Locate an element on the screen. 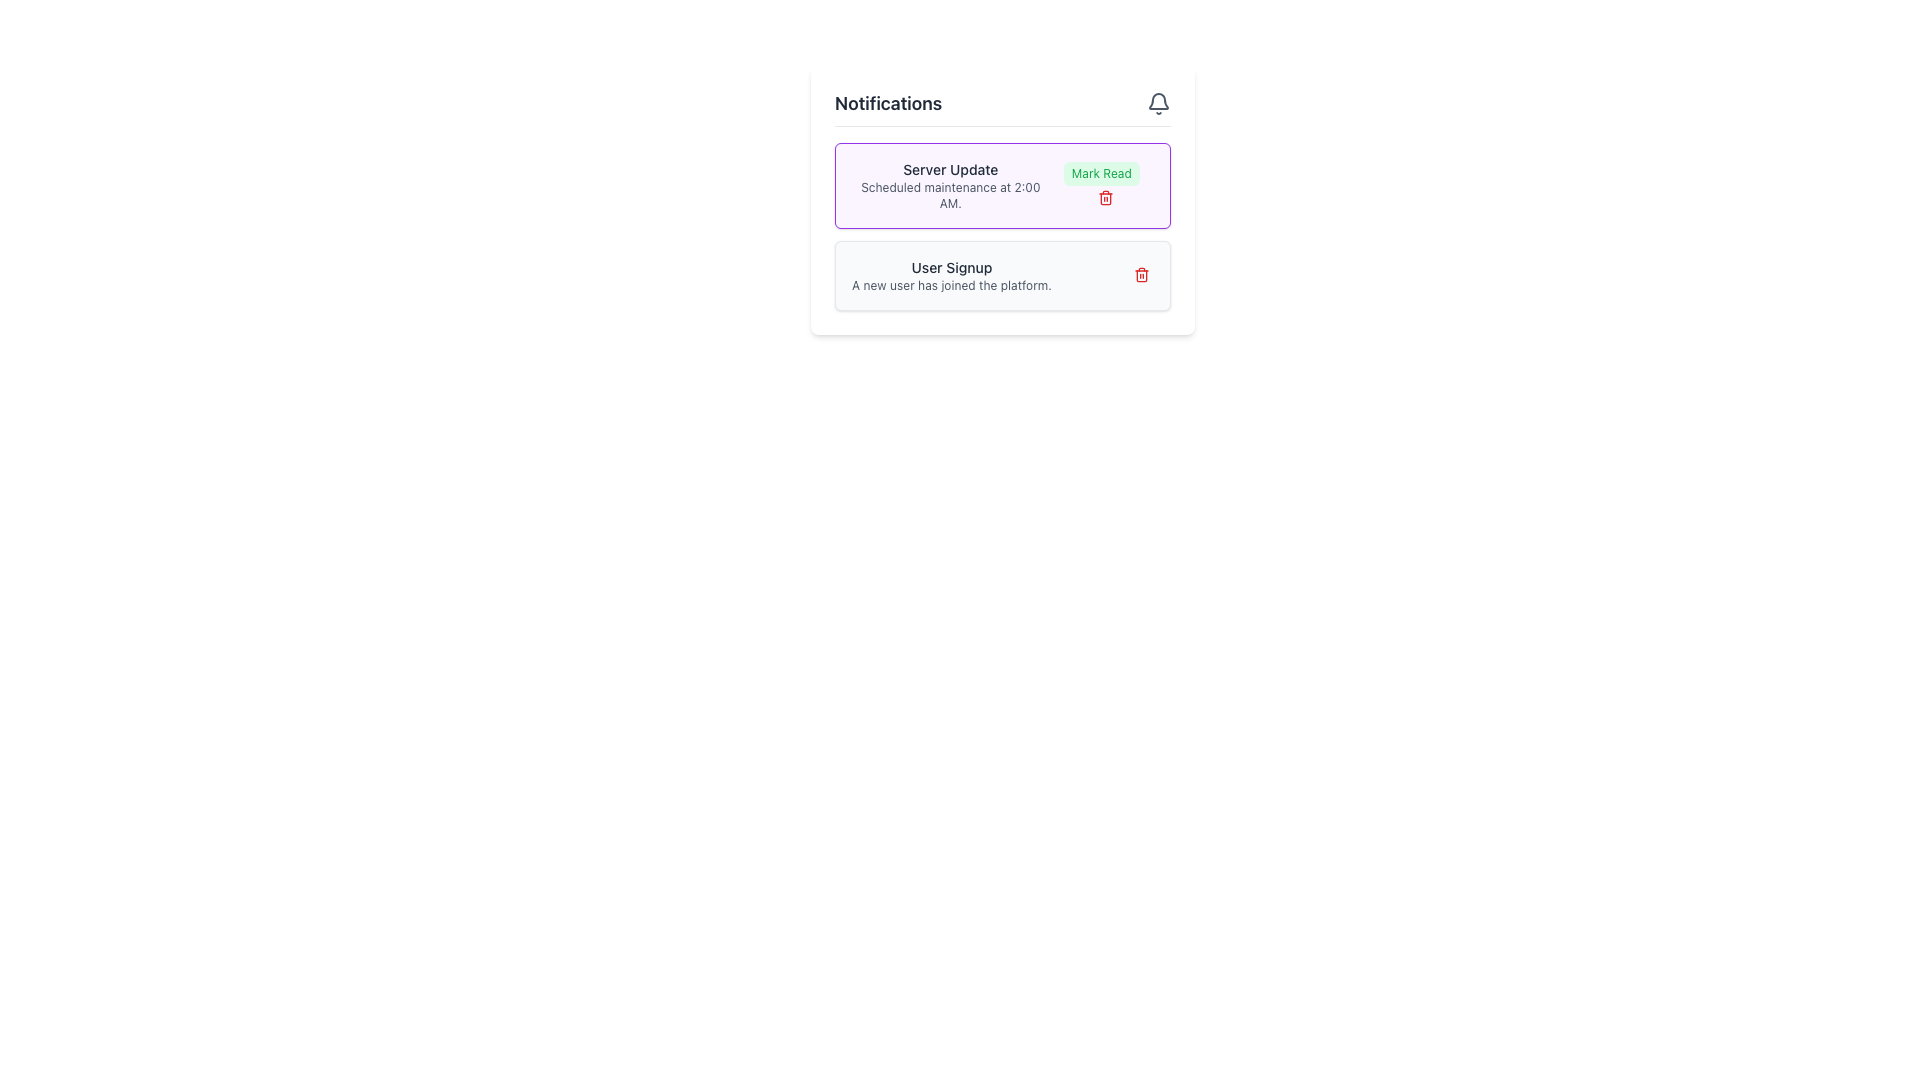 This screenshot has height=1080, width=1920. the 'Server Update' text label, which is styled with medium font weight and dark gray color, located within the notification card is located at coordinates (949, 168).